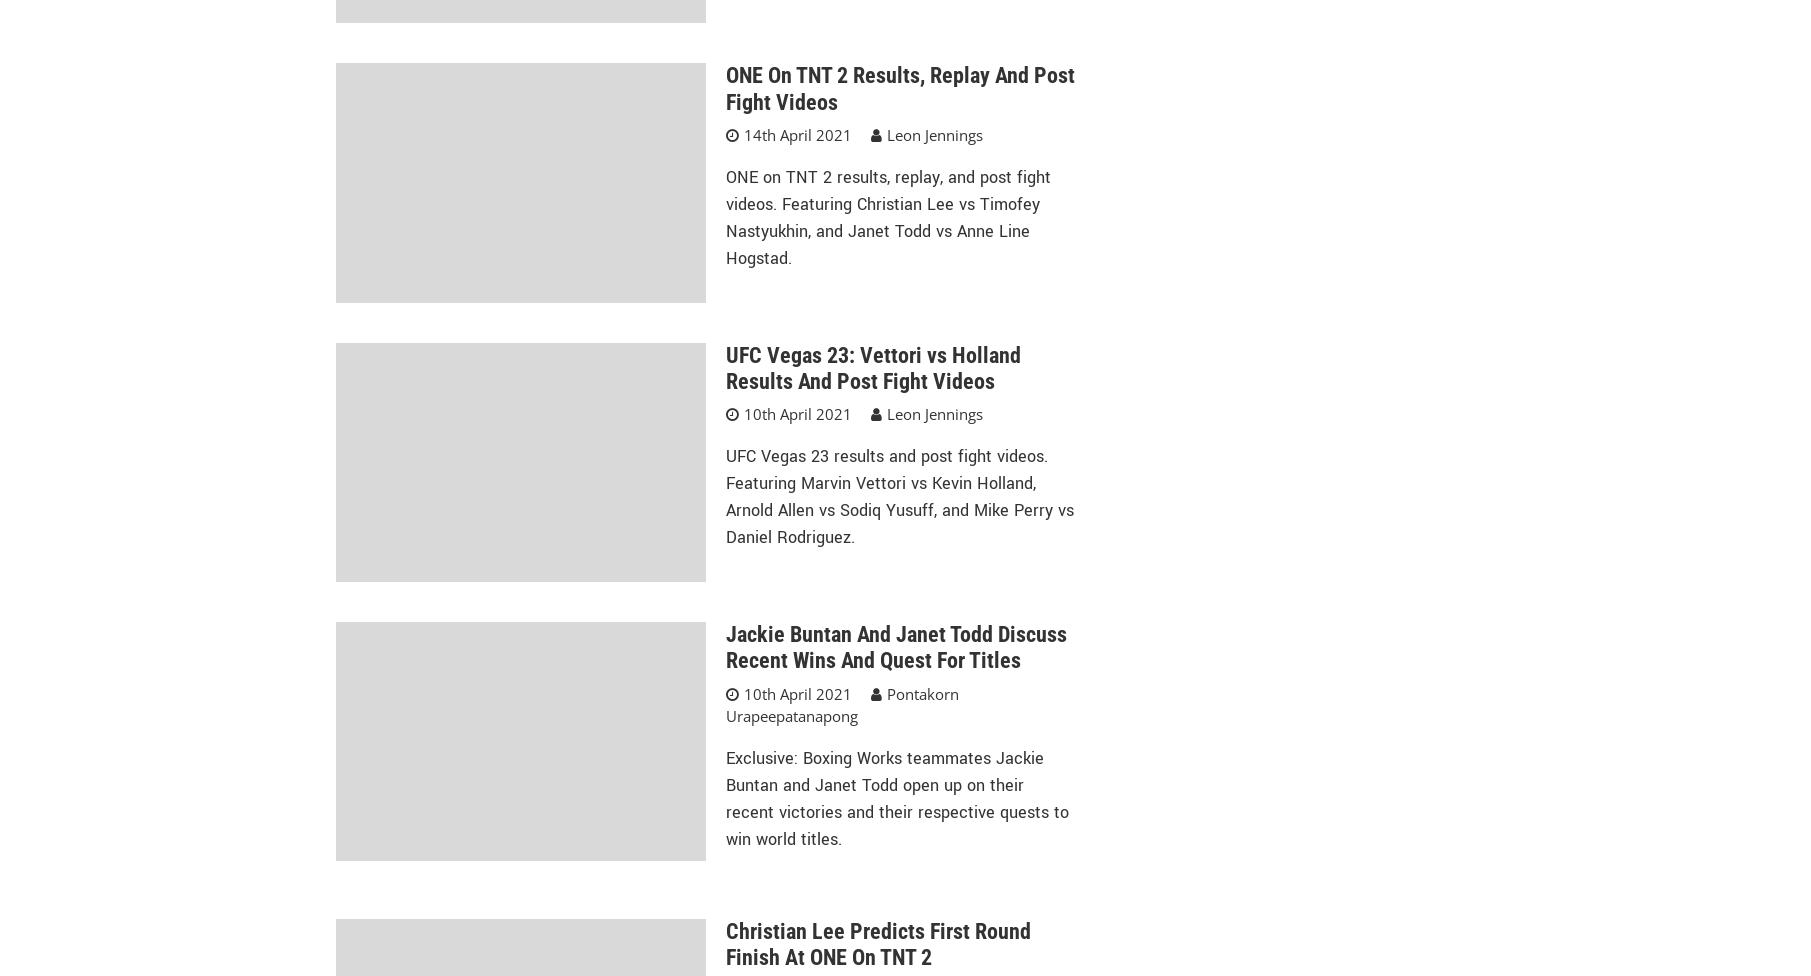  What do you see at coordinates (872, 366) in the screenshot?
I see `'UFC Vegas 23: Vettori vs Holland Results And Post Fight Videos'` at bounding box center [872, 366].